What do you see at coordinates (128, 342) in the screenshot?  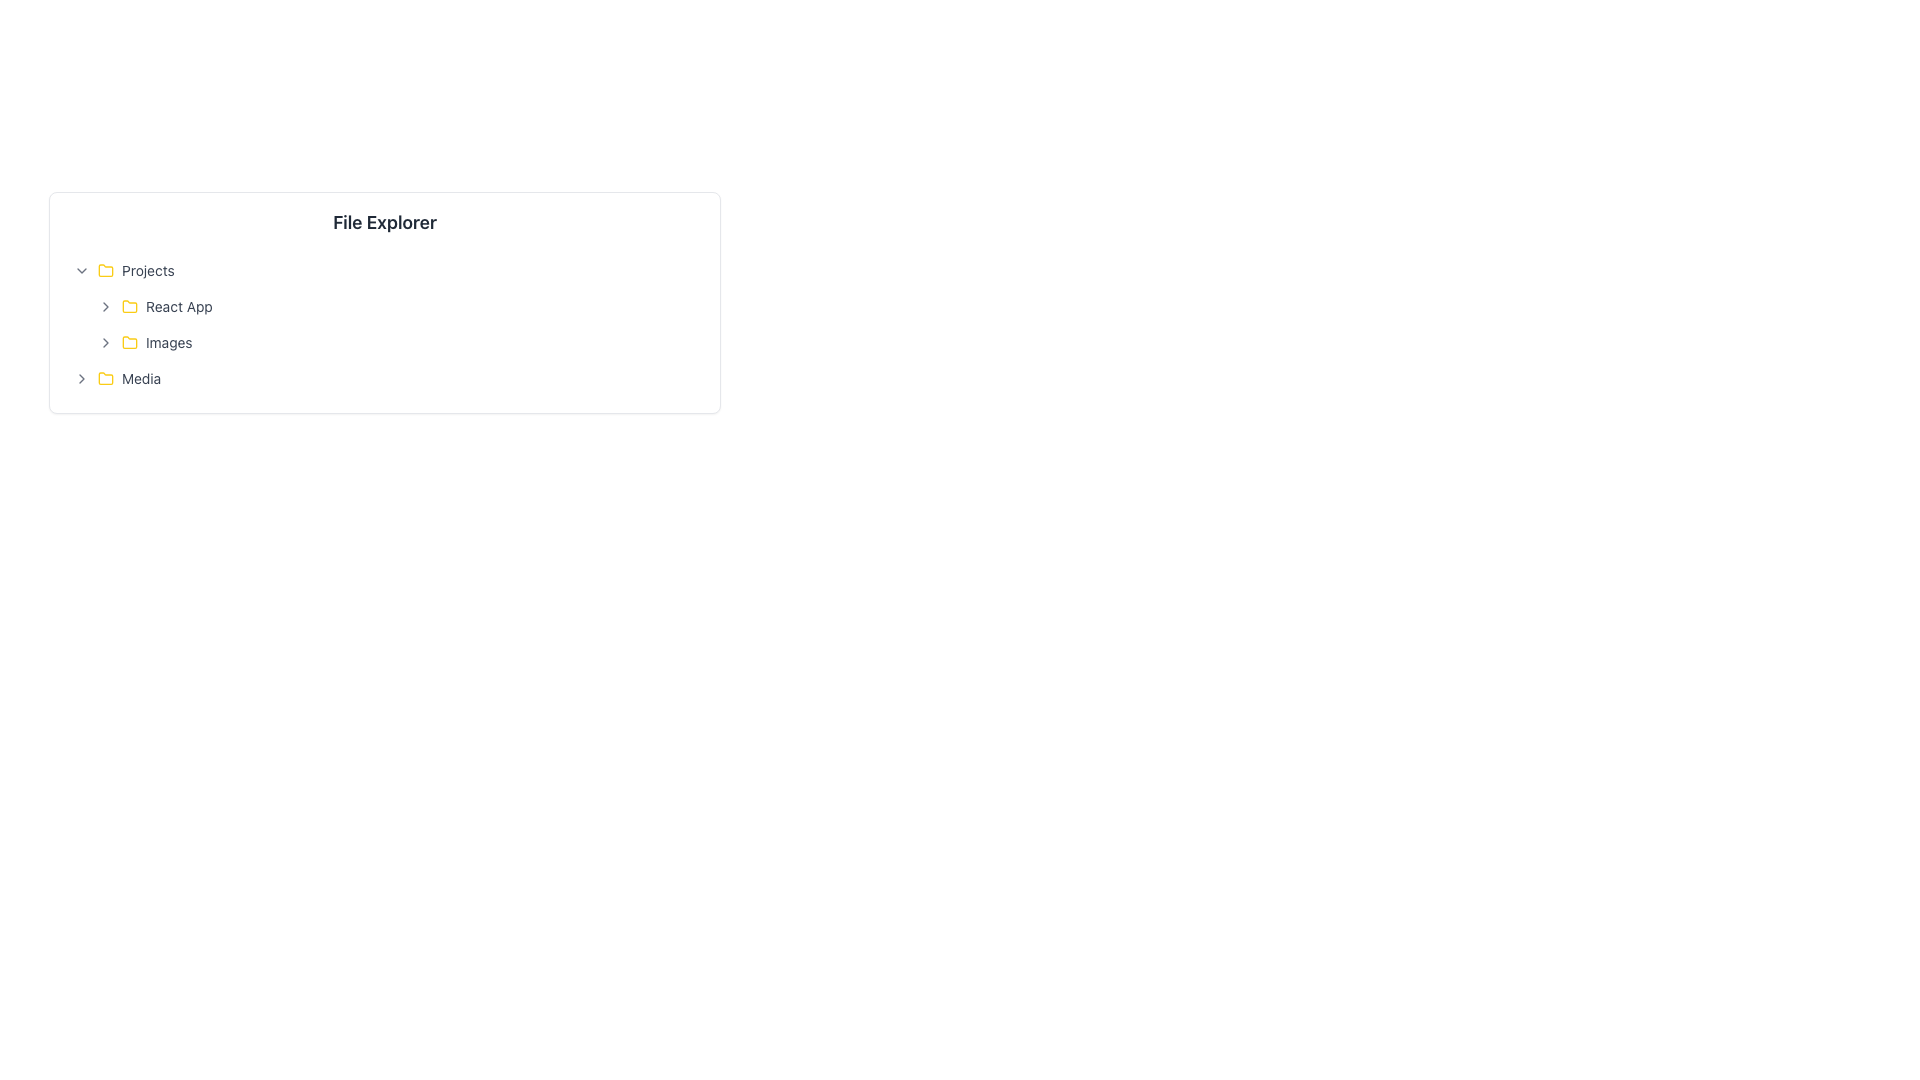 I see `the folder icon with a yellow outline representing 'Images'` at bounding box center [128, 342].